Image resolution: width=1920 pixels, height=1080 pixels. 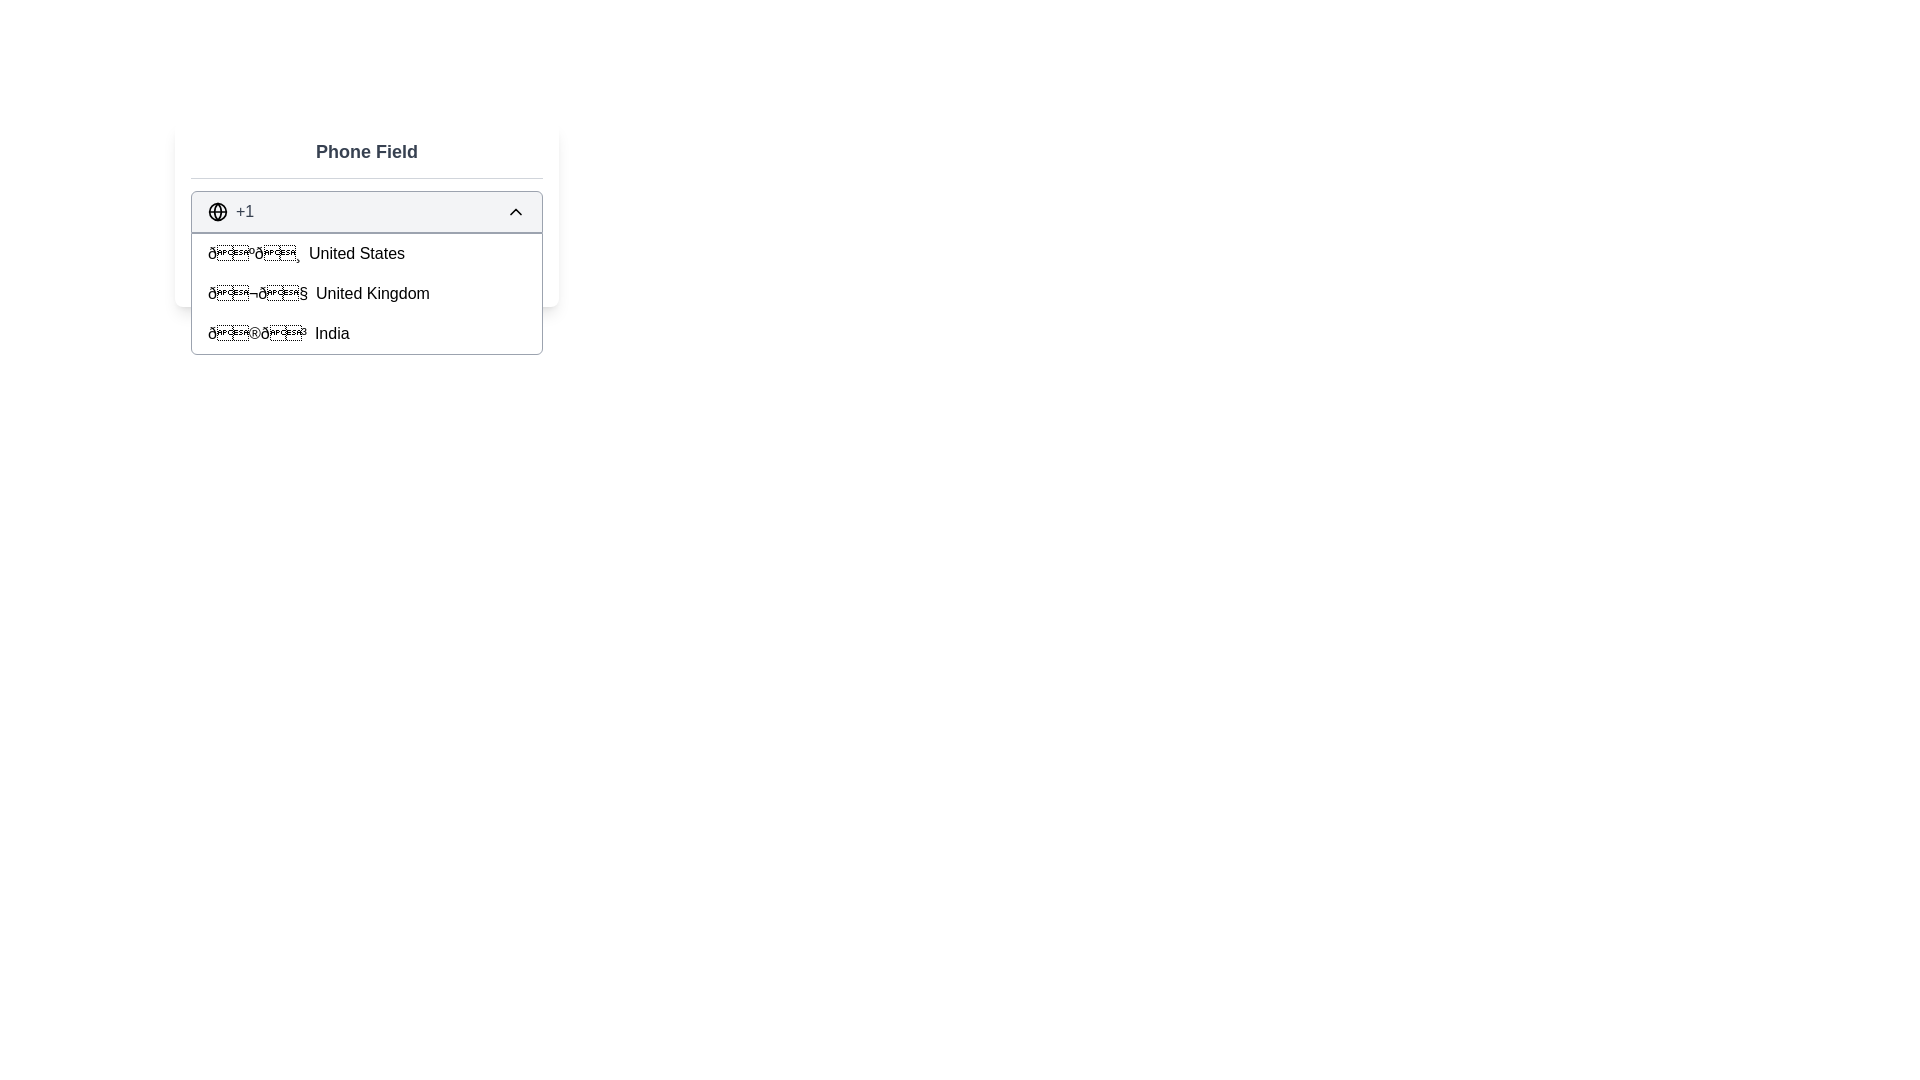 What do you see at coordinates (217, 212) in the screenshot?
I see `the circular decorative vector element that is part of the globe icon, located to the left of the country code text input field` at bounding box center [217, 212].